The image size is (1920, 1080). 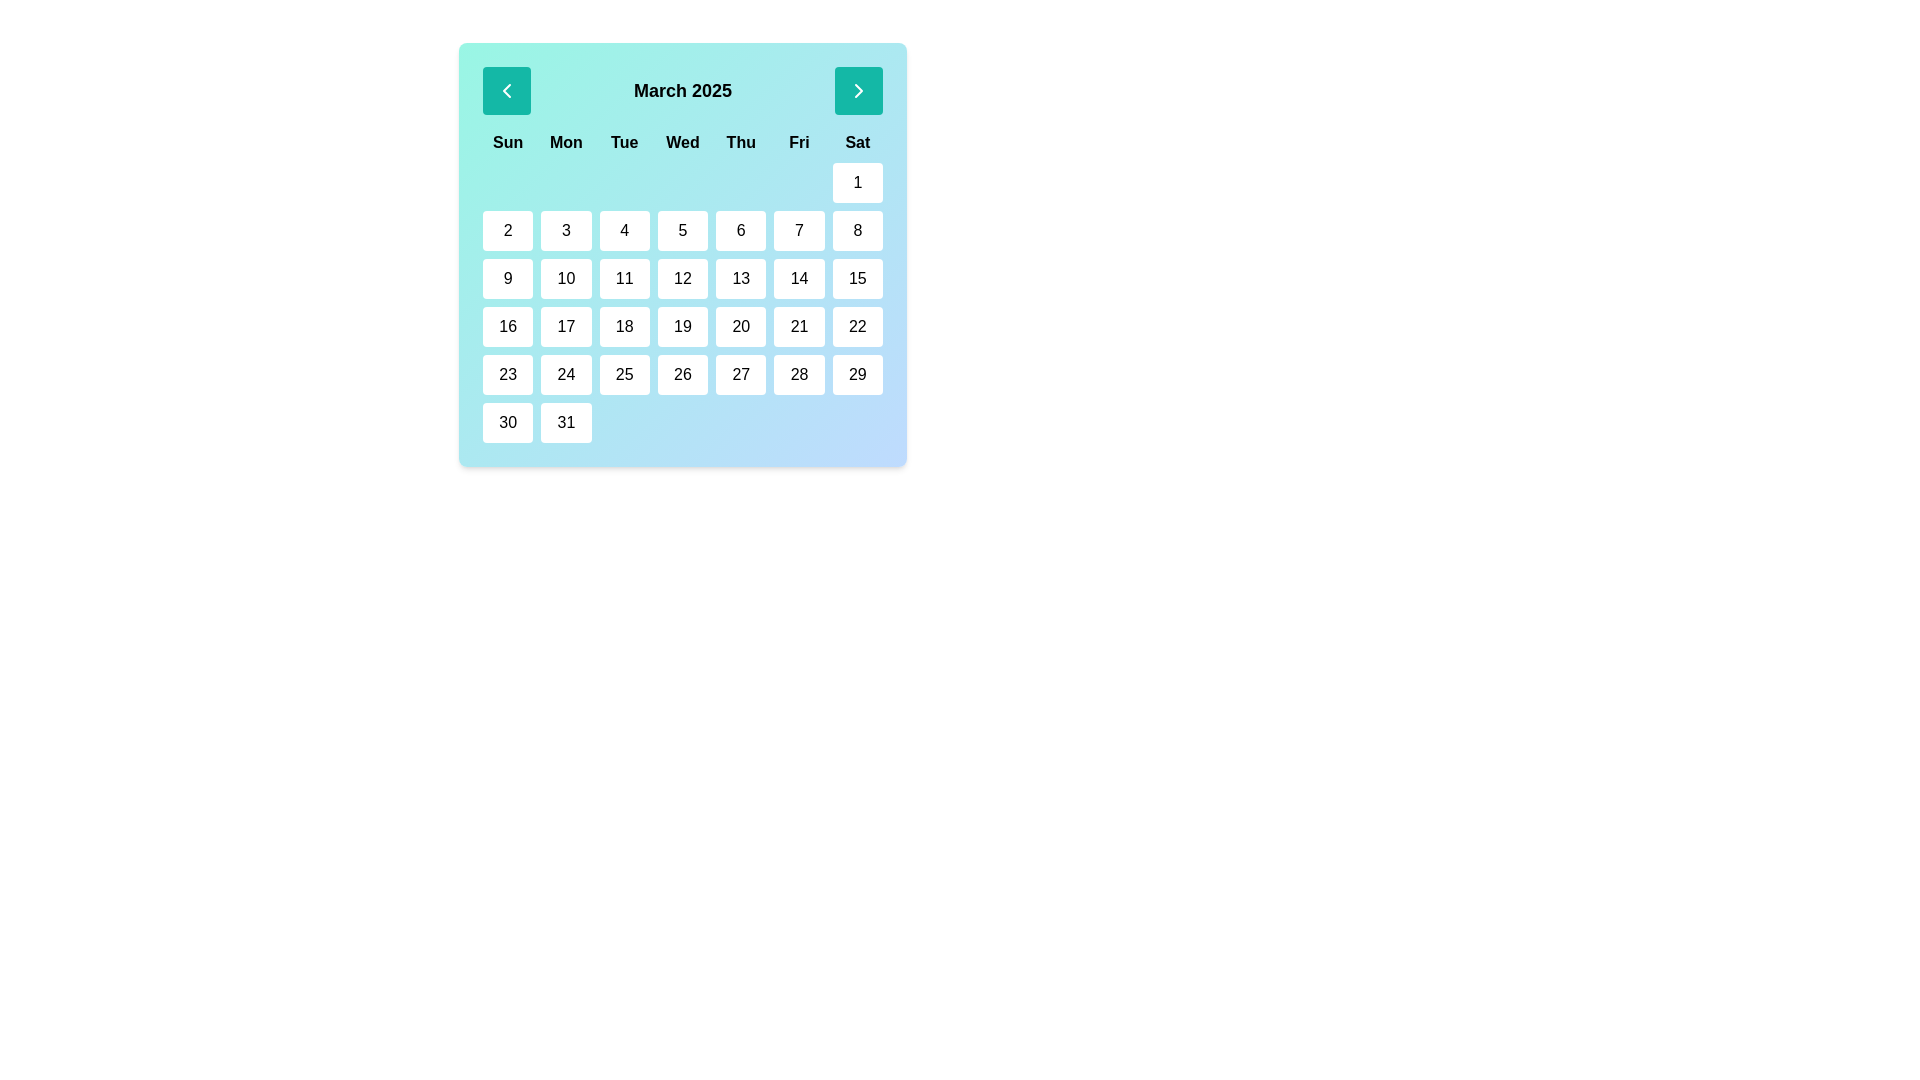 I want to click on the selectable date button for '13' located under 'Thu' in the calendar interface to observe visual feedback, so click(x=740, y=278).